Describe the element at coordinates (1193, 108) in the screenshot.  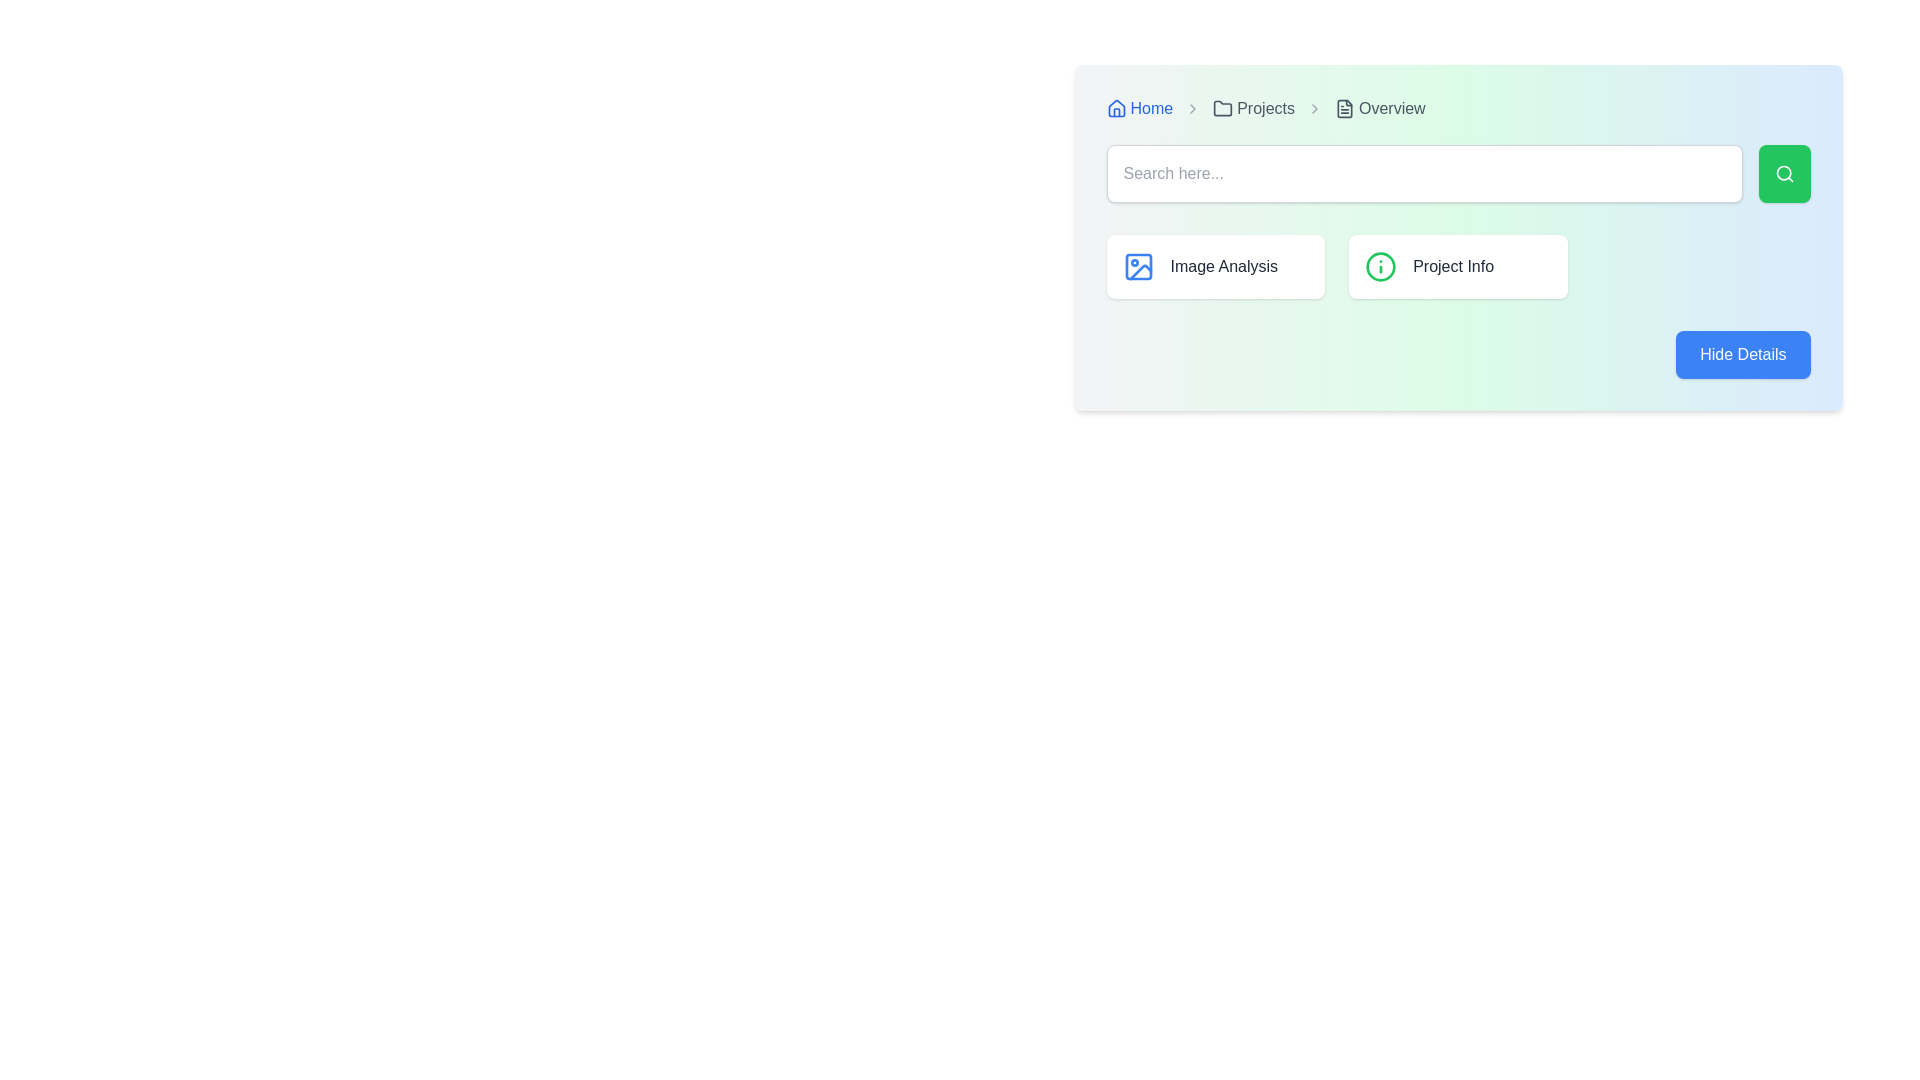
I see `the Separator icon (chevron) located between the 'Home' and 'Projects' links in the breadcrumb navigation bar` at that location.